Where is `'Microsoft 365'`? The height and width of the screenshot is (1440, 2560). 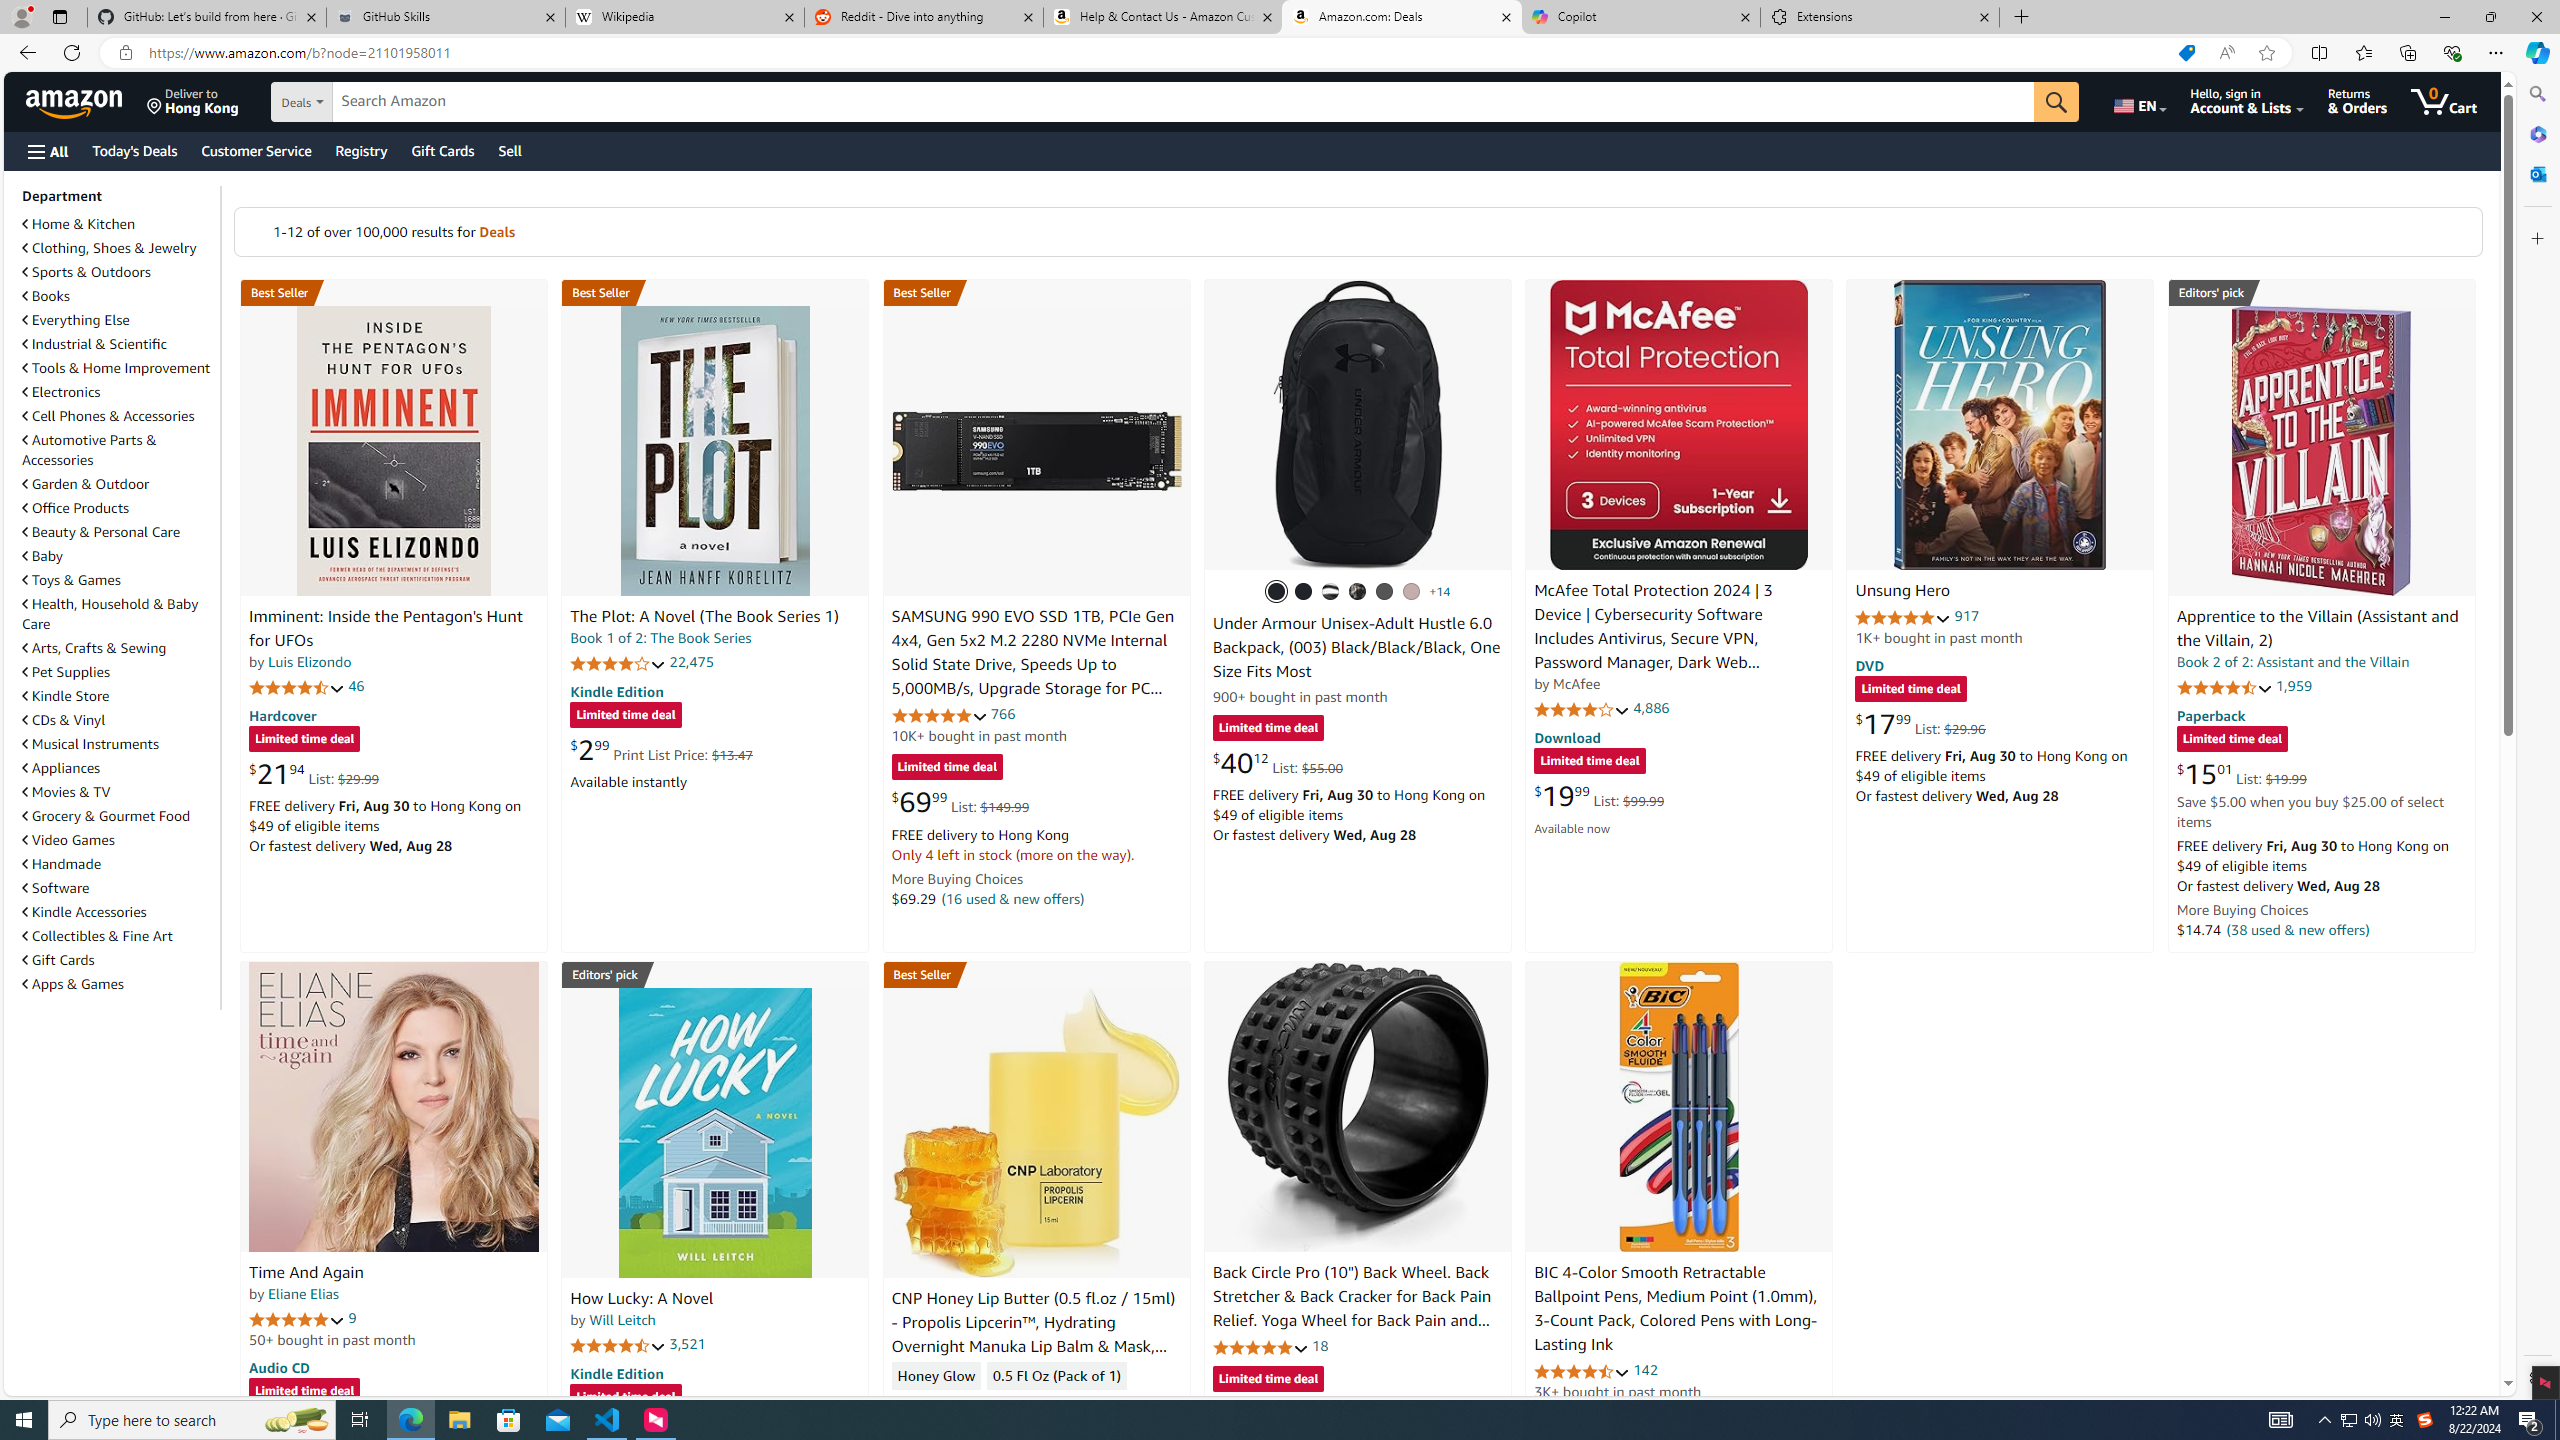 'Microsoft 365' is located at coordinates (2535, 134).